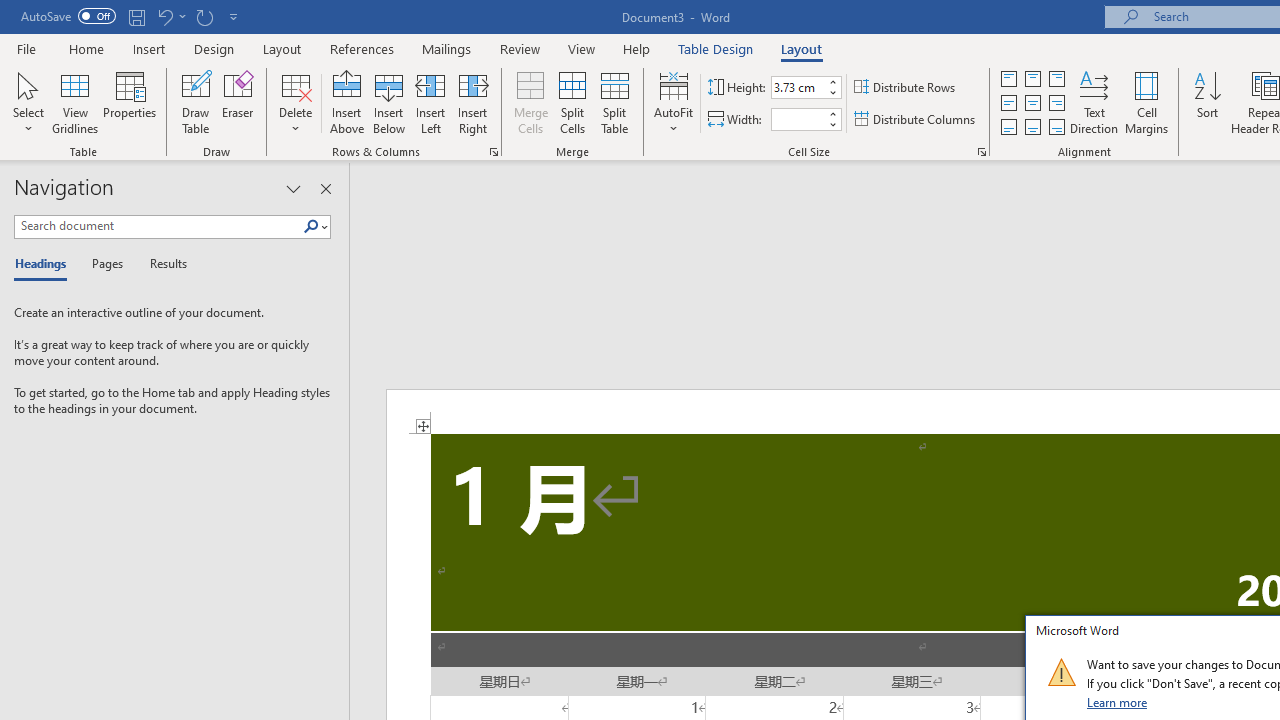 The image size is (1280, 720). What do you see at coordinates (1146, 103) in the screenshot?
I see `'Cell Margins...'` at bounding box center [1146, 103].